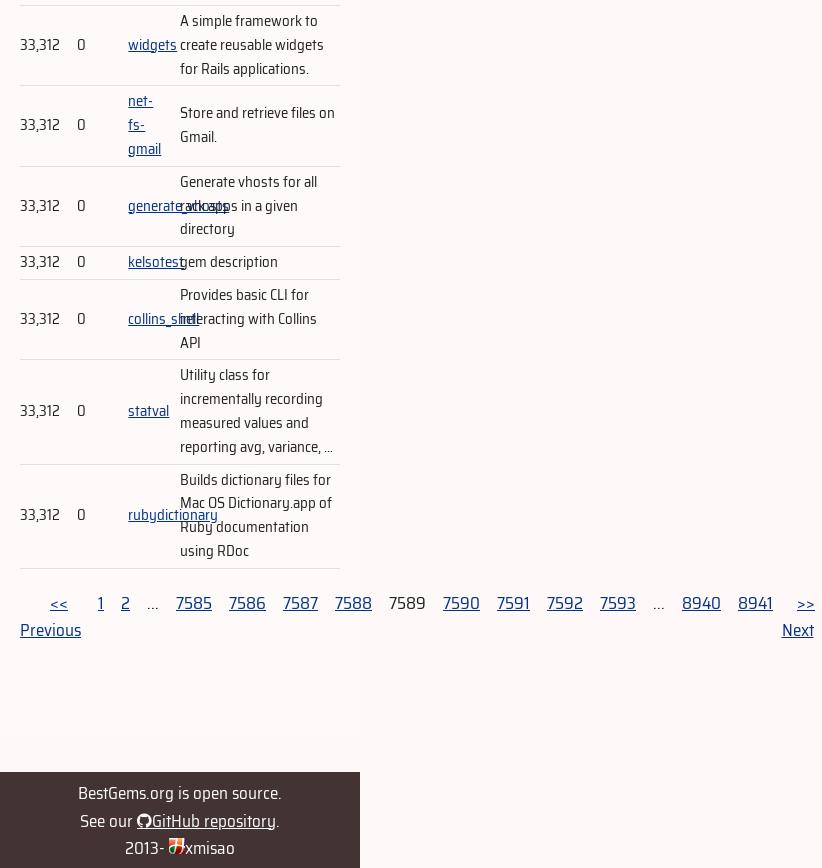 This screenshot has width=822, height=868. What do you see at coordinates (352, 601) in the screenshot?
I see `'7588'` at bounding box center [352, 601].